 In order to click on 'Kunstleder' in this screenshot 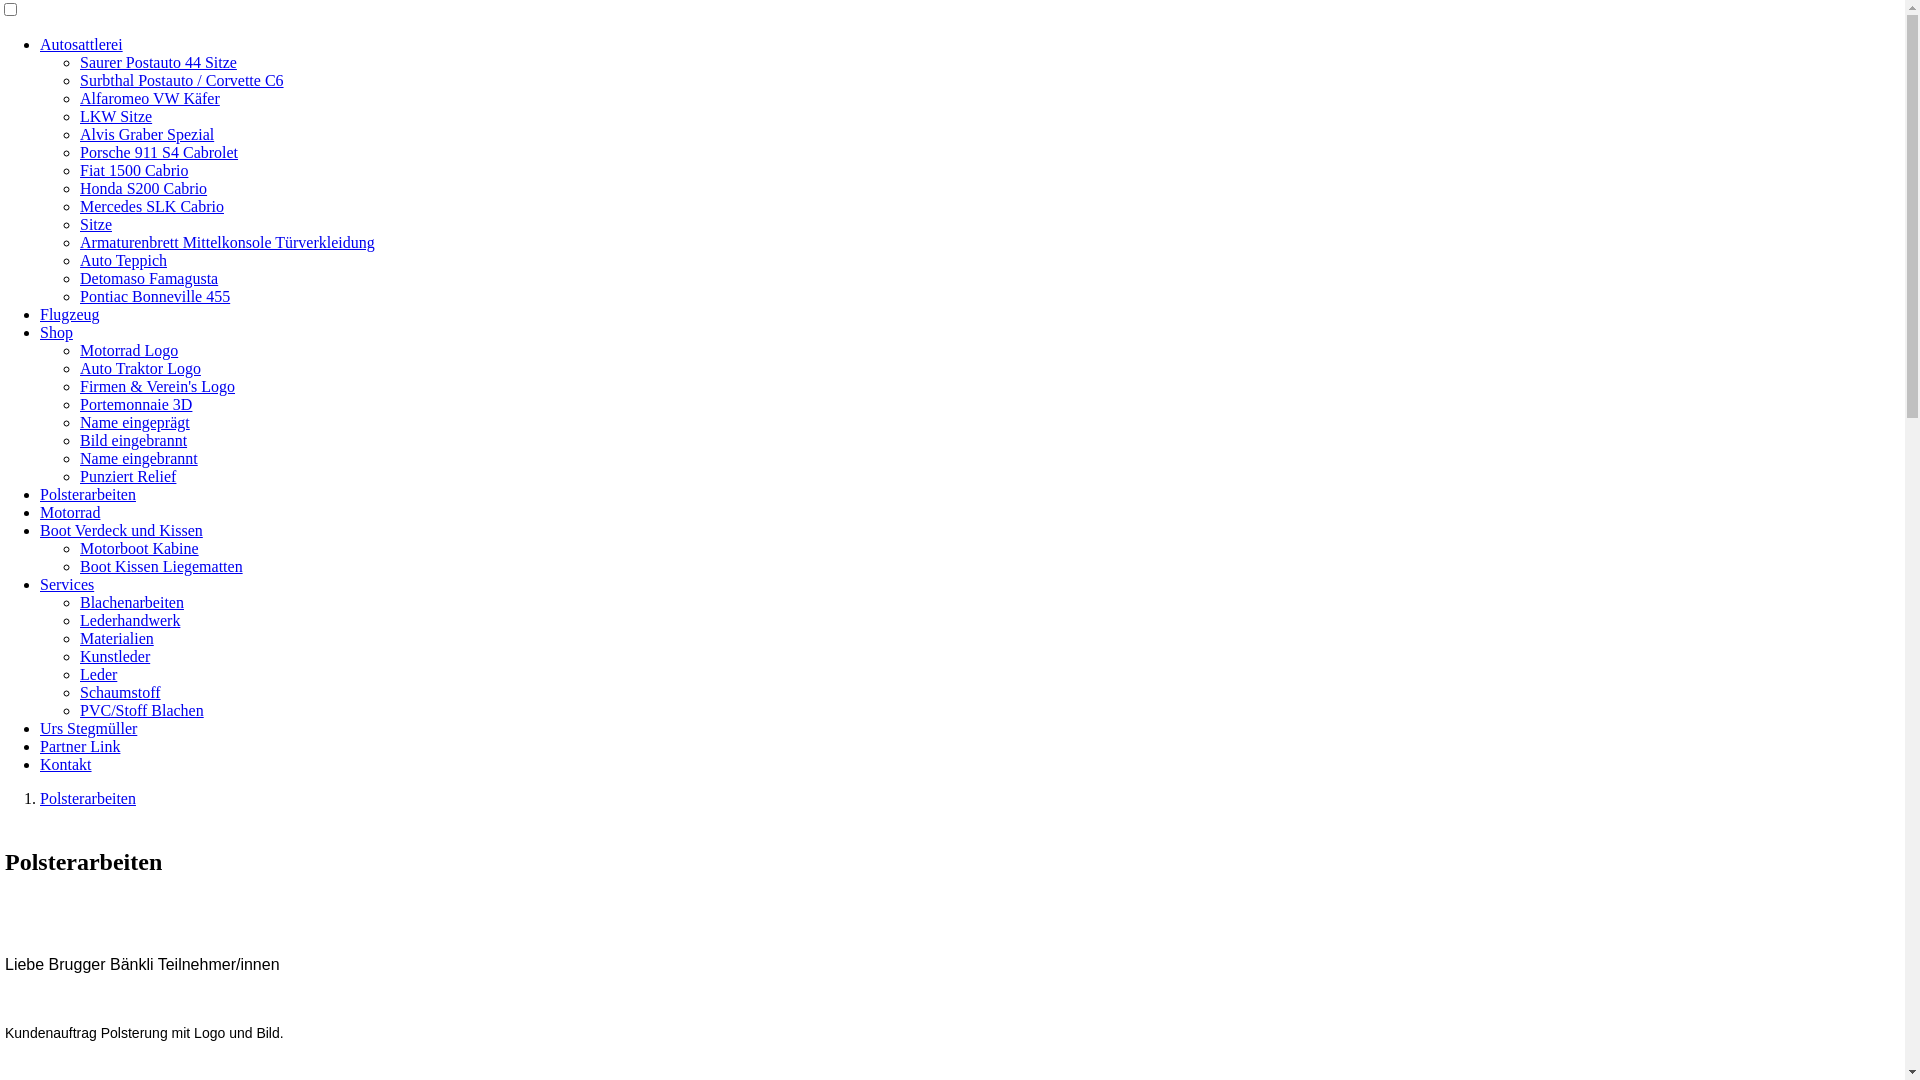, I will do `click(114, 656)`.